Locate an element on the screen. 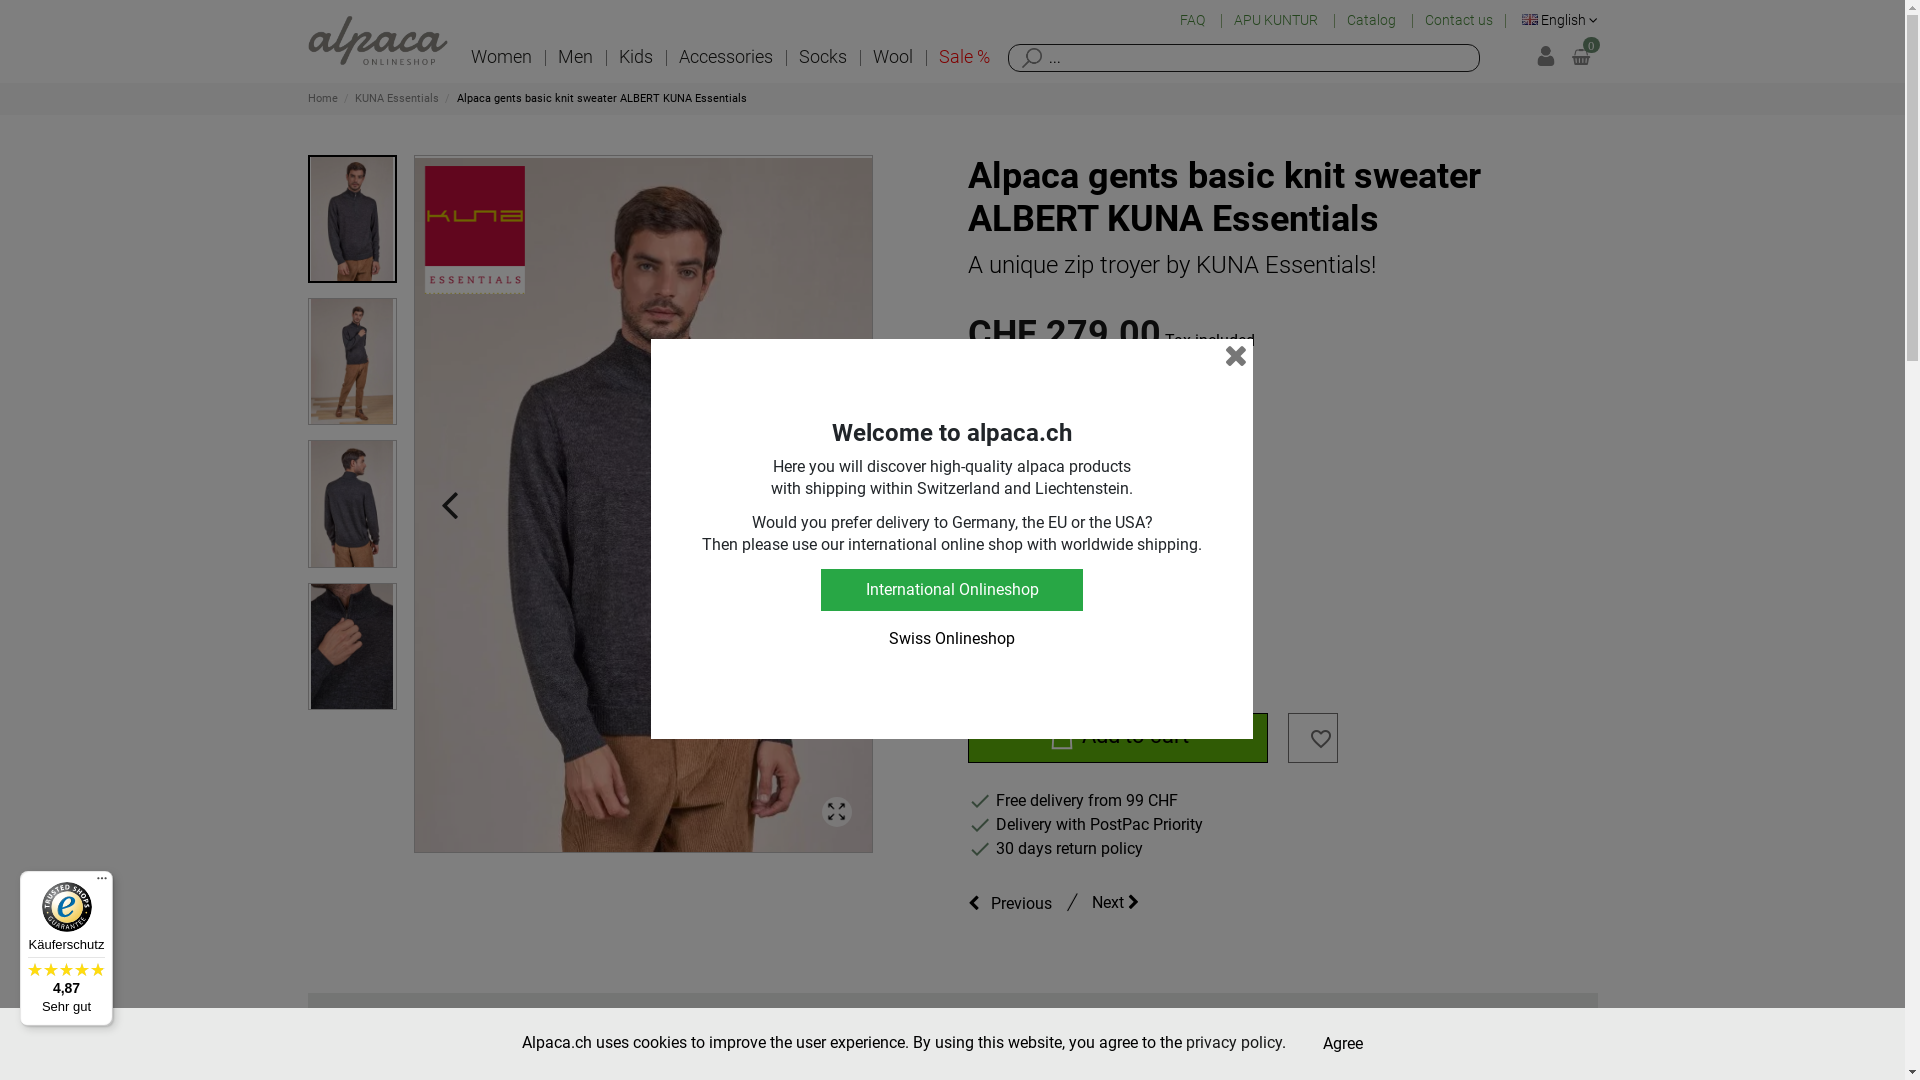 This screenshot has height=1080, width=1920. 'Kids' is located at coordinates (634, 56).